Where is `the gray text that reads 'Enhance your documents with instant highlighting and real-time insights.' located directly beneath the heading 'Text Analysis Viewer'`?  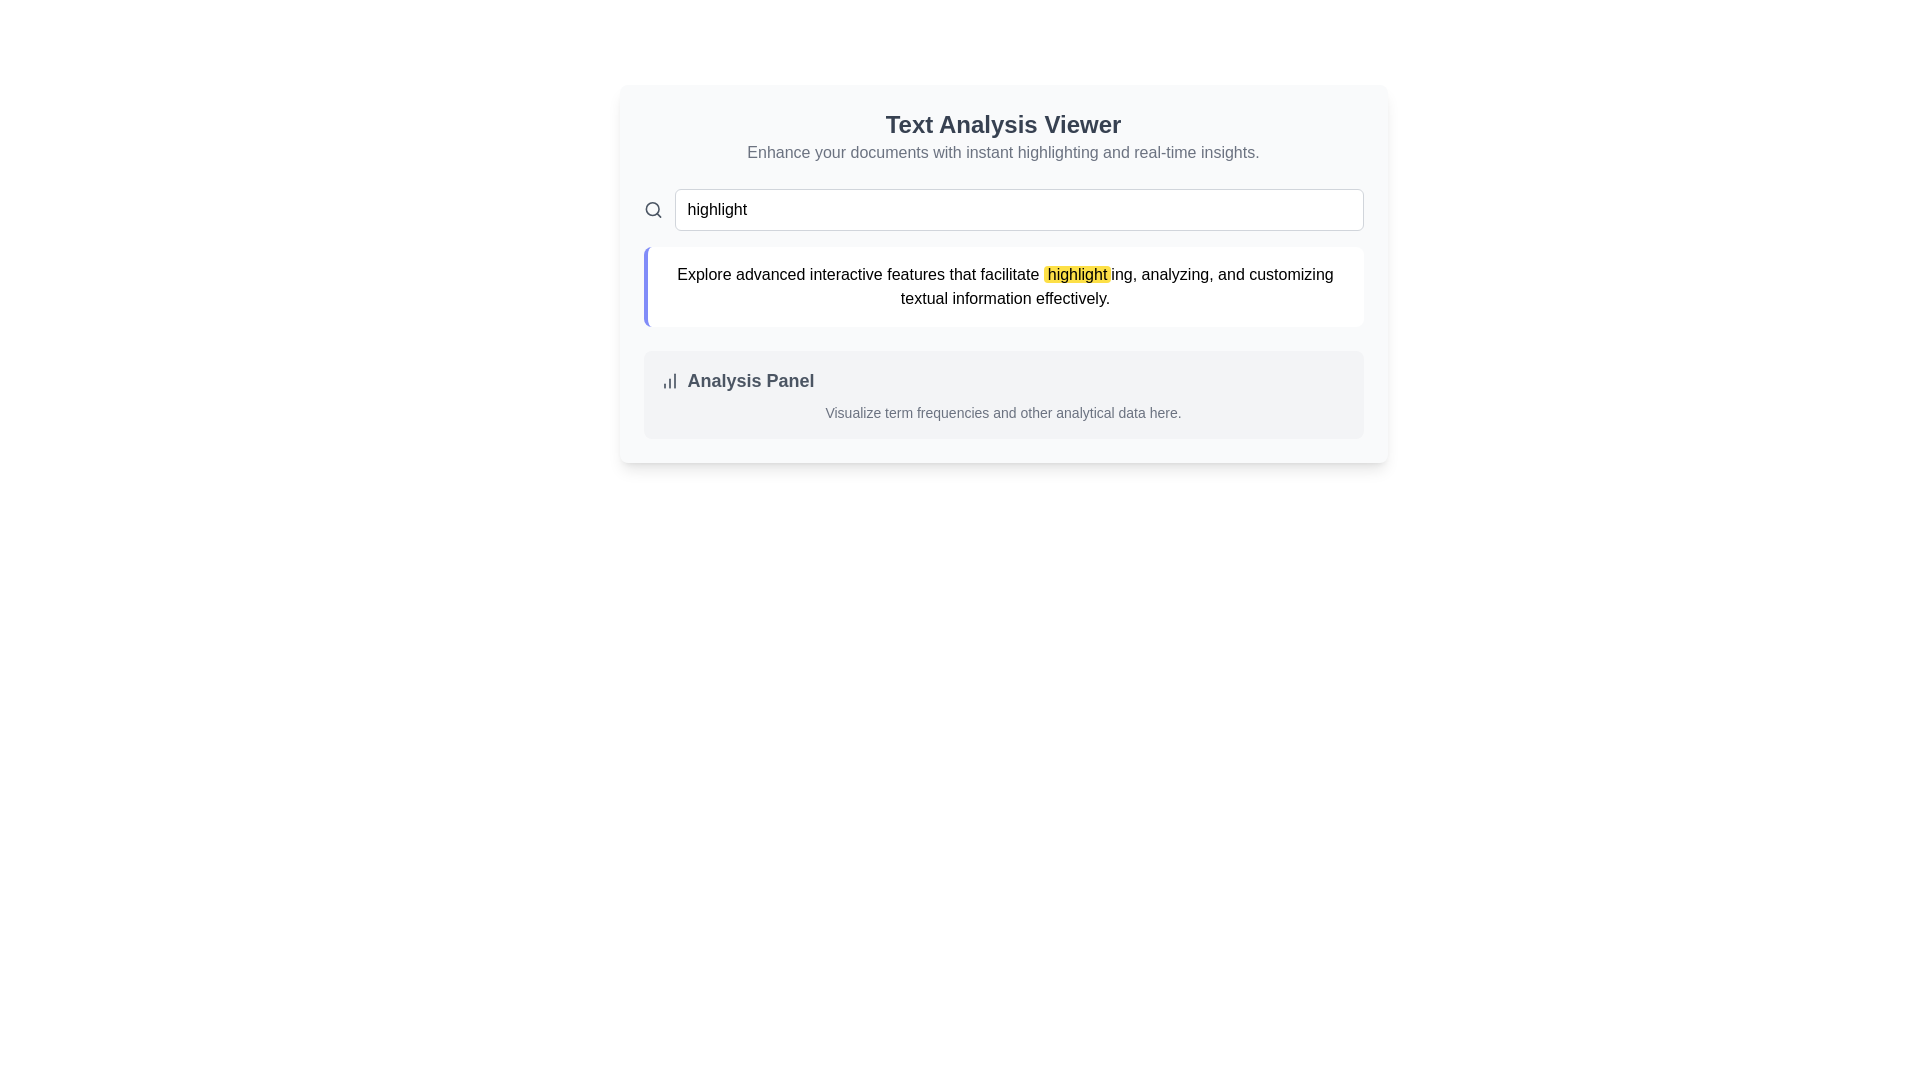
the gray text that reads 'Enhance your documents with instant highlighting and real-time insights.' located directly beneath the heading 'Text Analysis Viewer' is located at coordinates (1003, 152).